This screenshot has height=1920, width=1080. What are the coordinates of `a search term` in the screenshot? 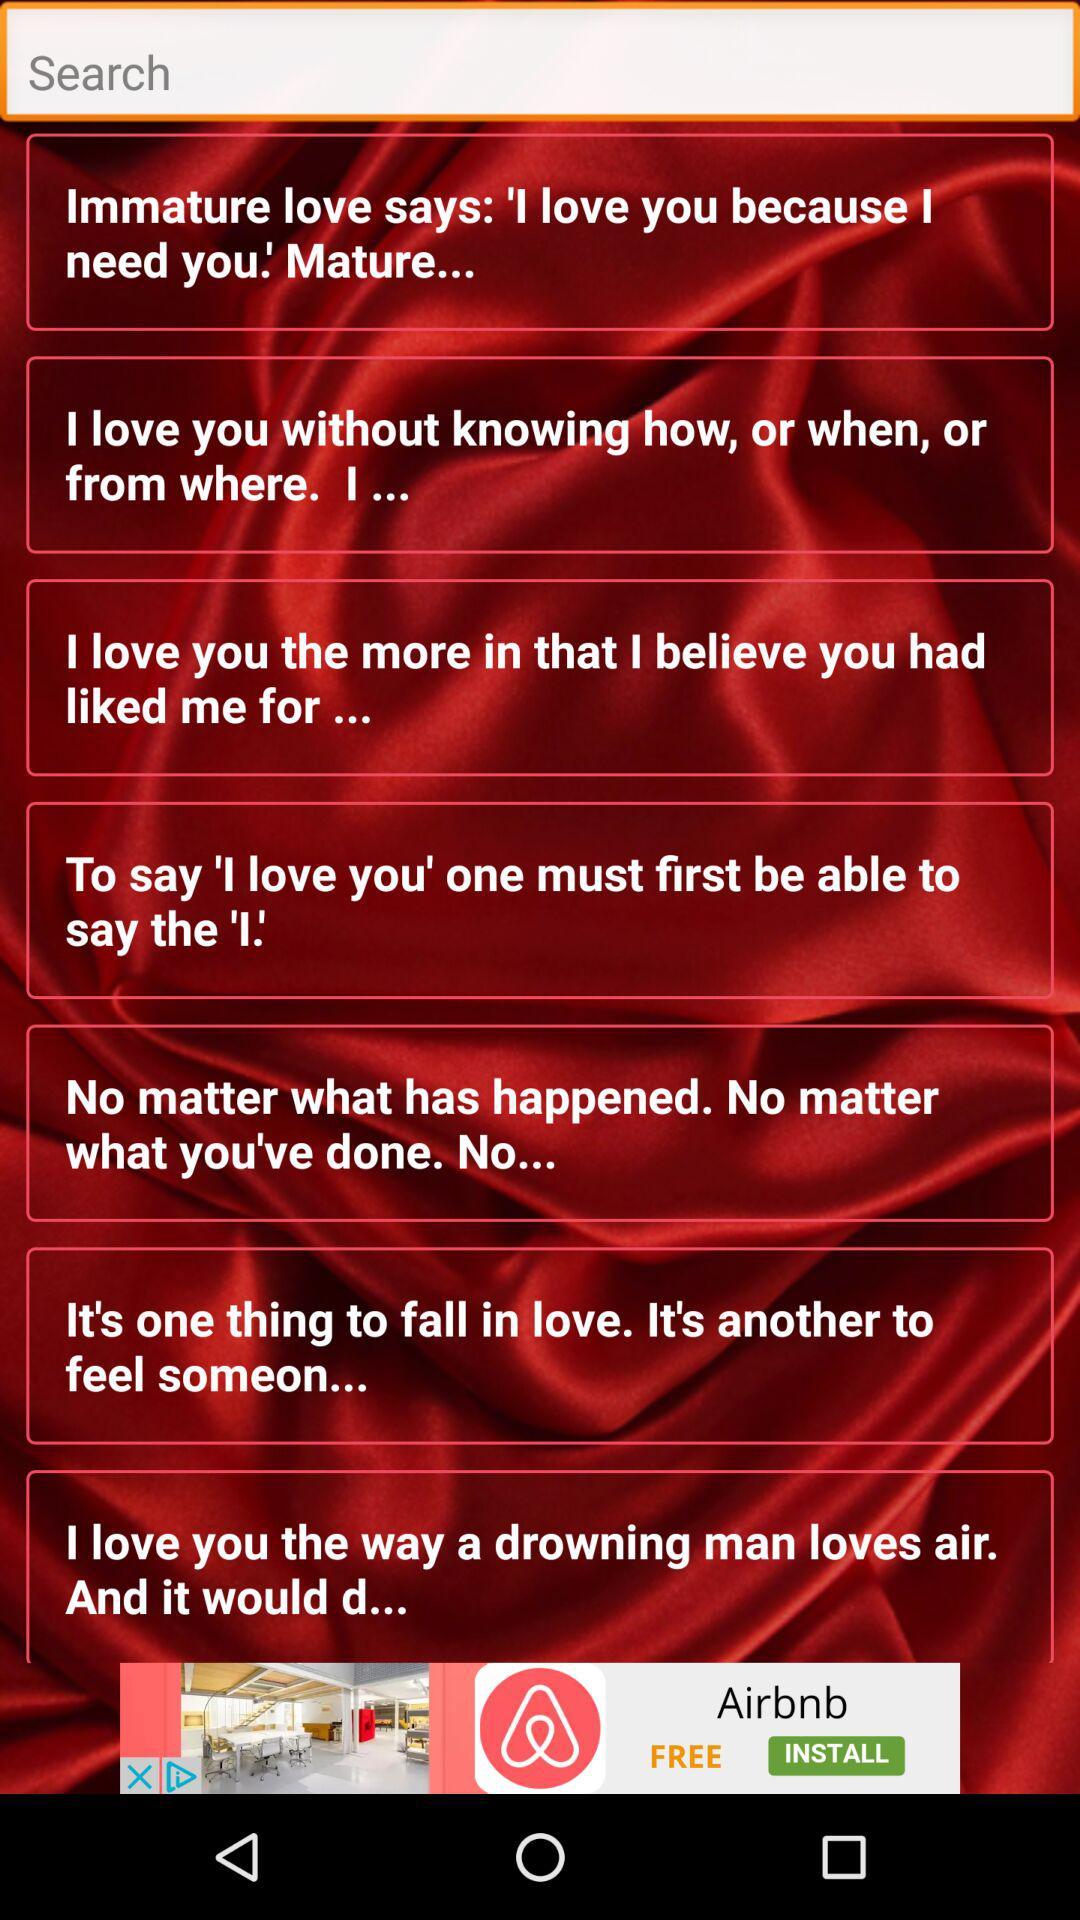 It's located at (540, 66).